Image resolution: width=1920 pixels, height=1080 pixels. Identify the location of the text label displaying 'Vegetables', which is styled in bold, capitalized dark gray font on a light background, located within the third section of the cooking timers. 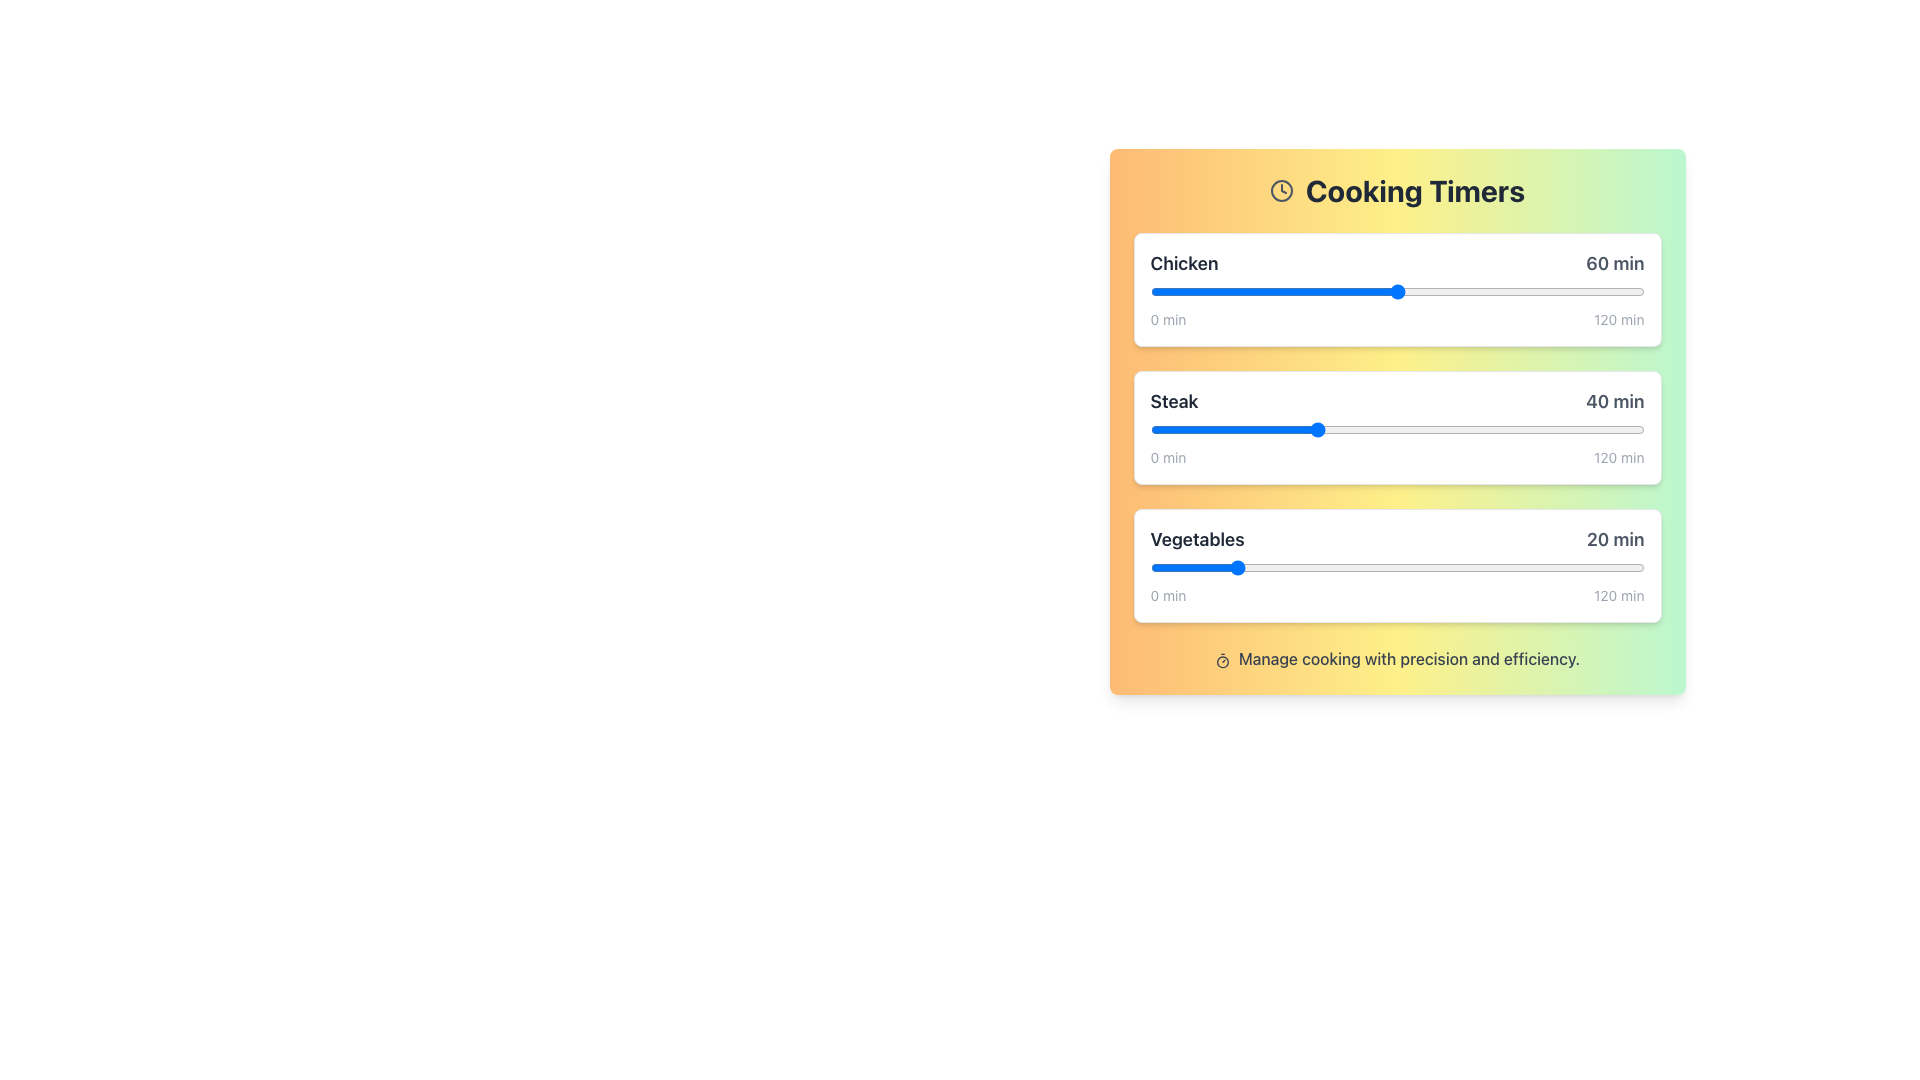
(1197, 540).